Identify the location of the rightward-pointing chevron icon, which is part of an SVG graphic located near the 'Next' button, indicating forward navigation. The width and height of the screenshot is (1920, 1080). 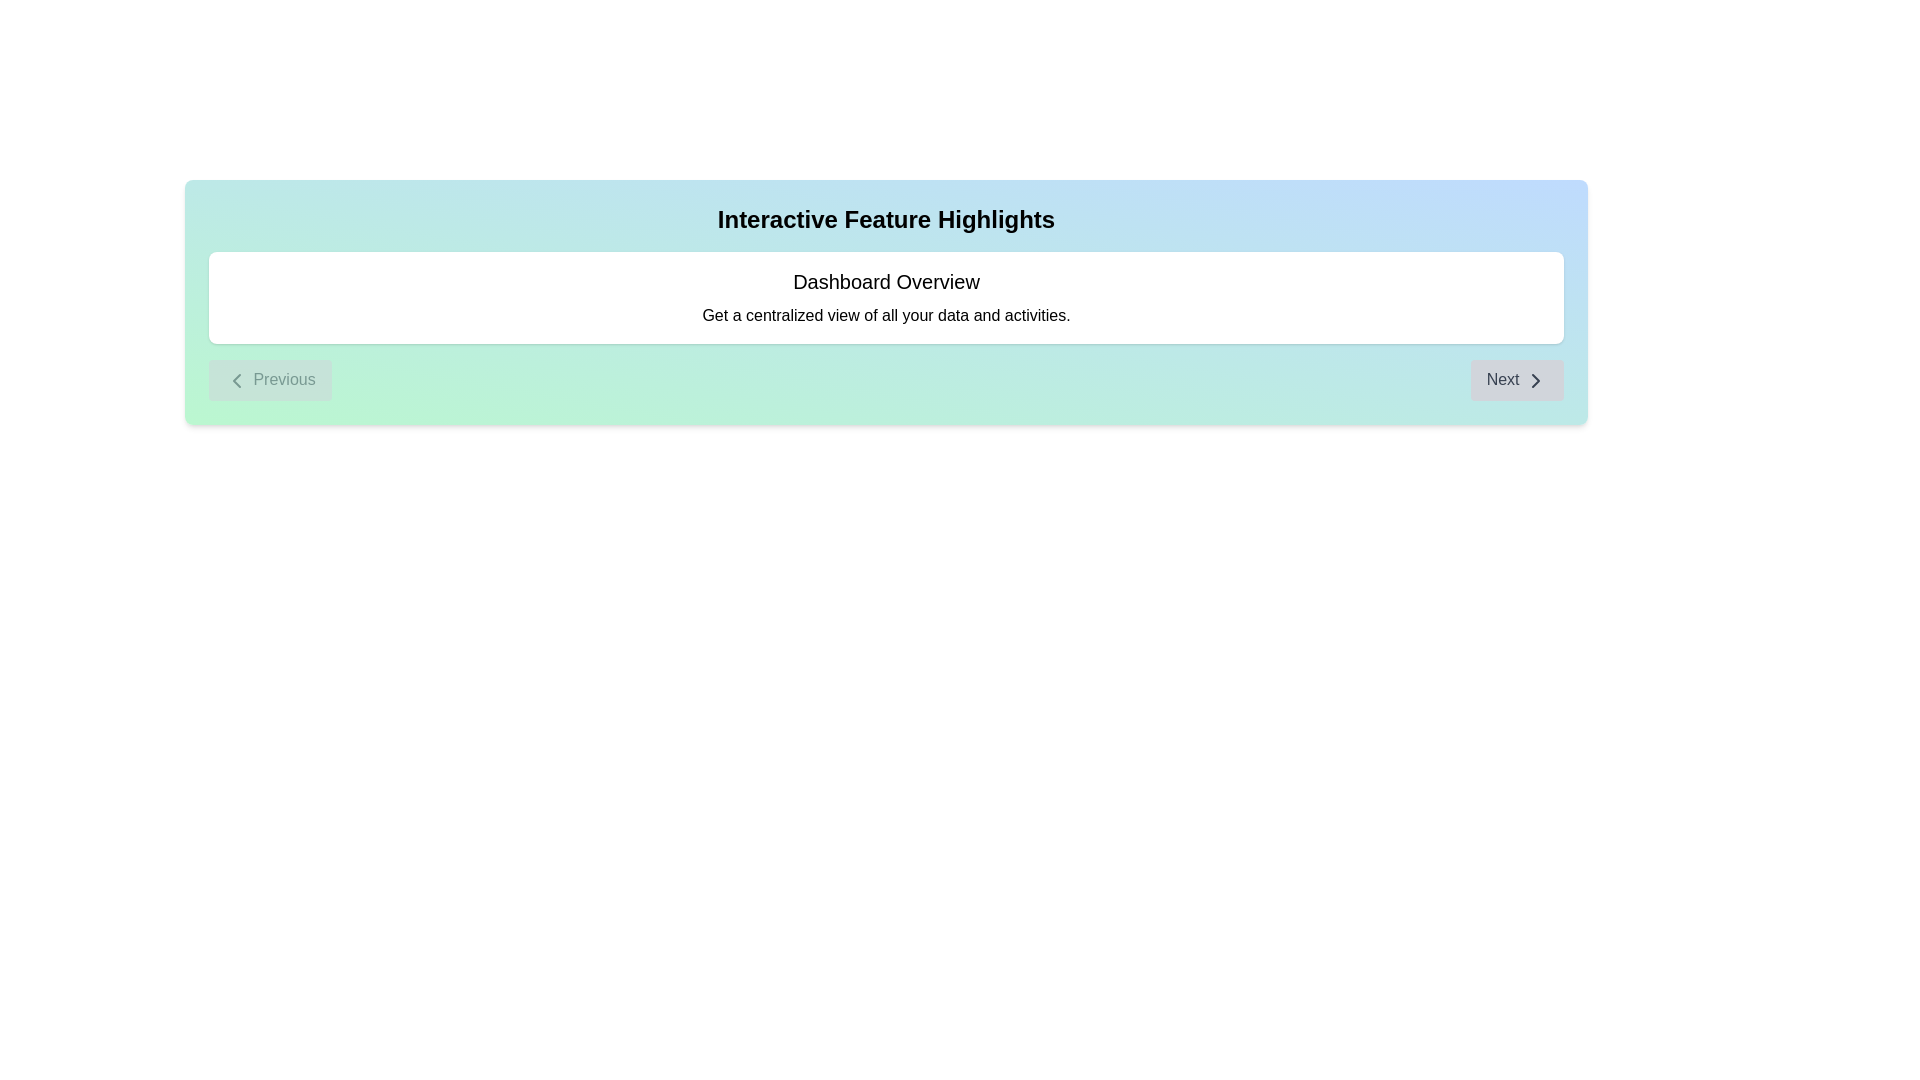
(1535, 380).